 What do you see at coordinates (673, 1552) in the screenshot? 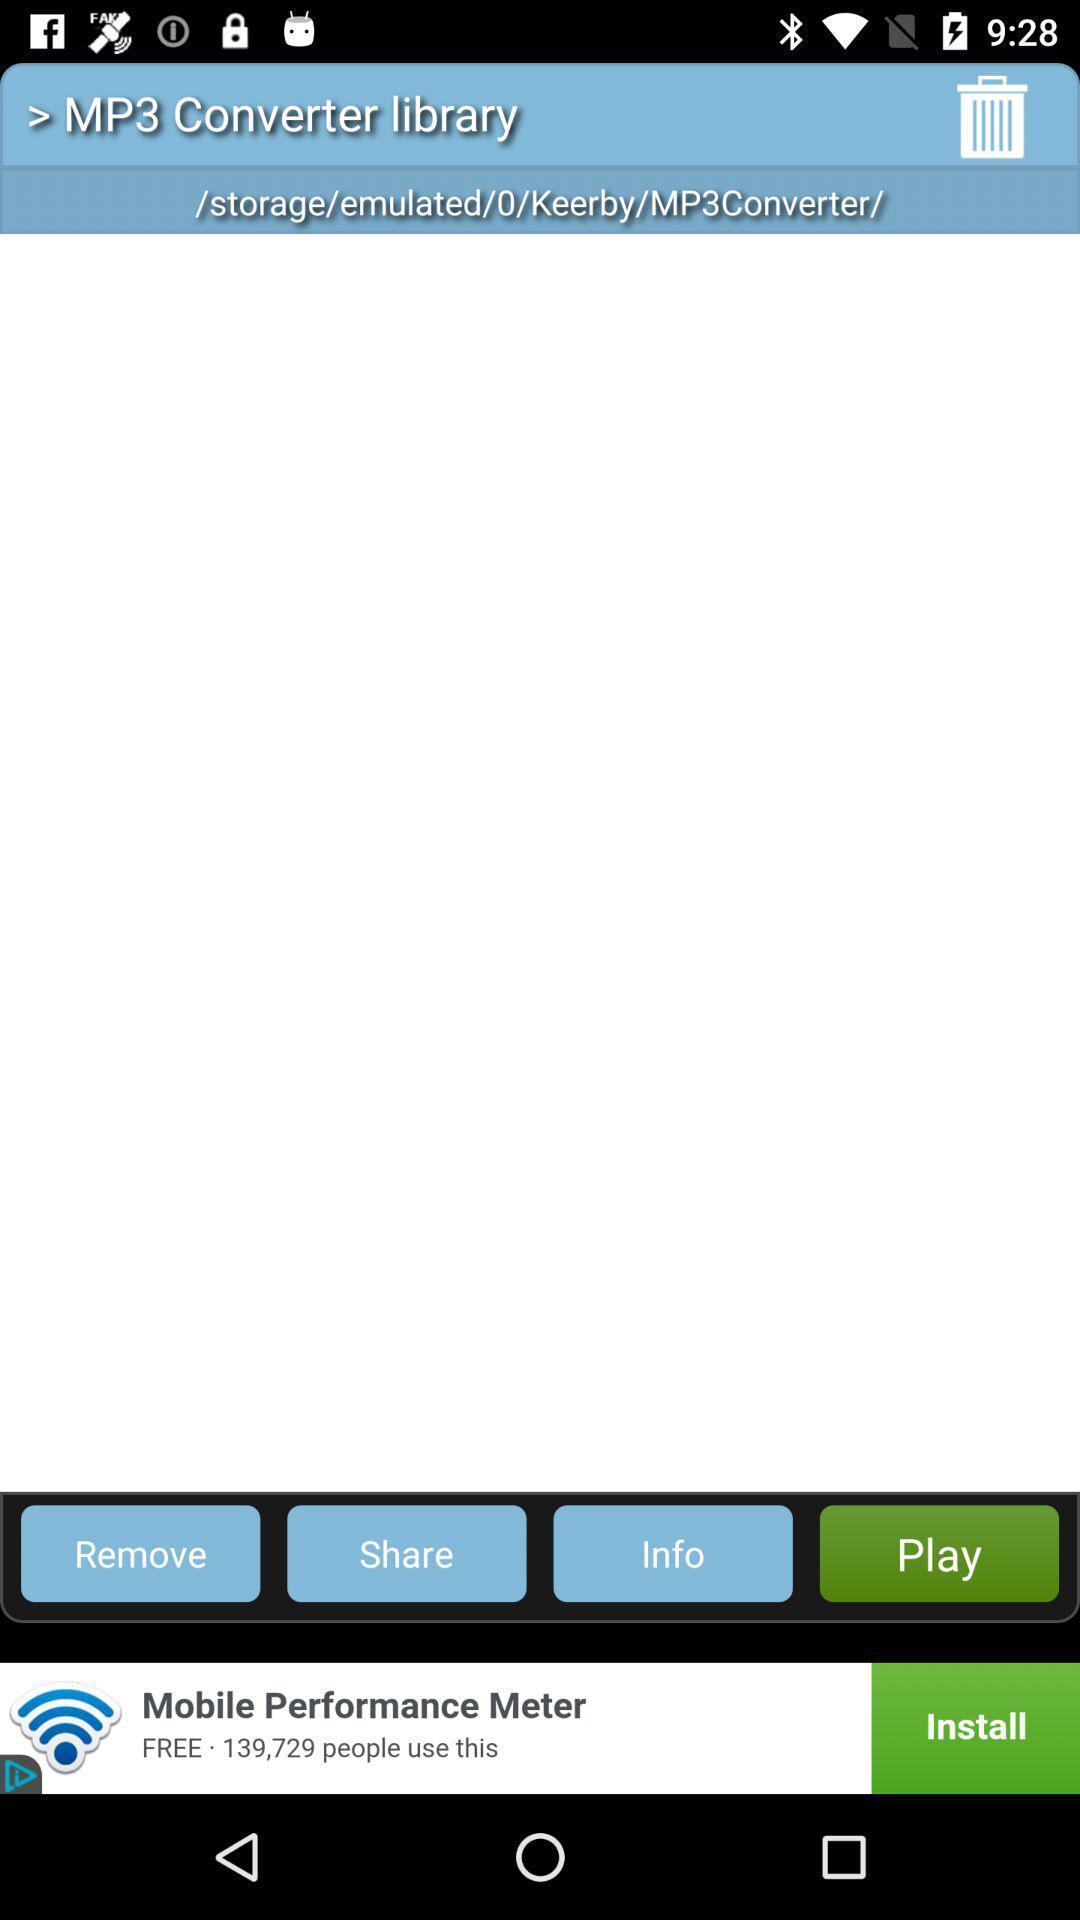
I see `info item` at bounding box center [673, 1552].